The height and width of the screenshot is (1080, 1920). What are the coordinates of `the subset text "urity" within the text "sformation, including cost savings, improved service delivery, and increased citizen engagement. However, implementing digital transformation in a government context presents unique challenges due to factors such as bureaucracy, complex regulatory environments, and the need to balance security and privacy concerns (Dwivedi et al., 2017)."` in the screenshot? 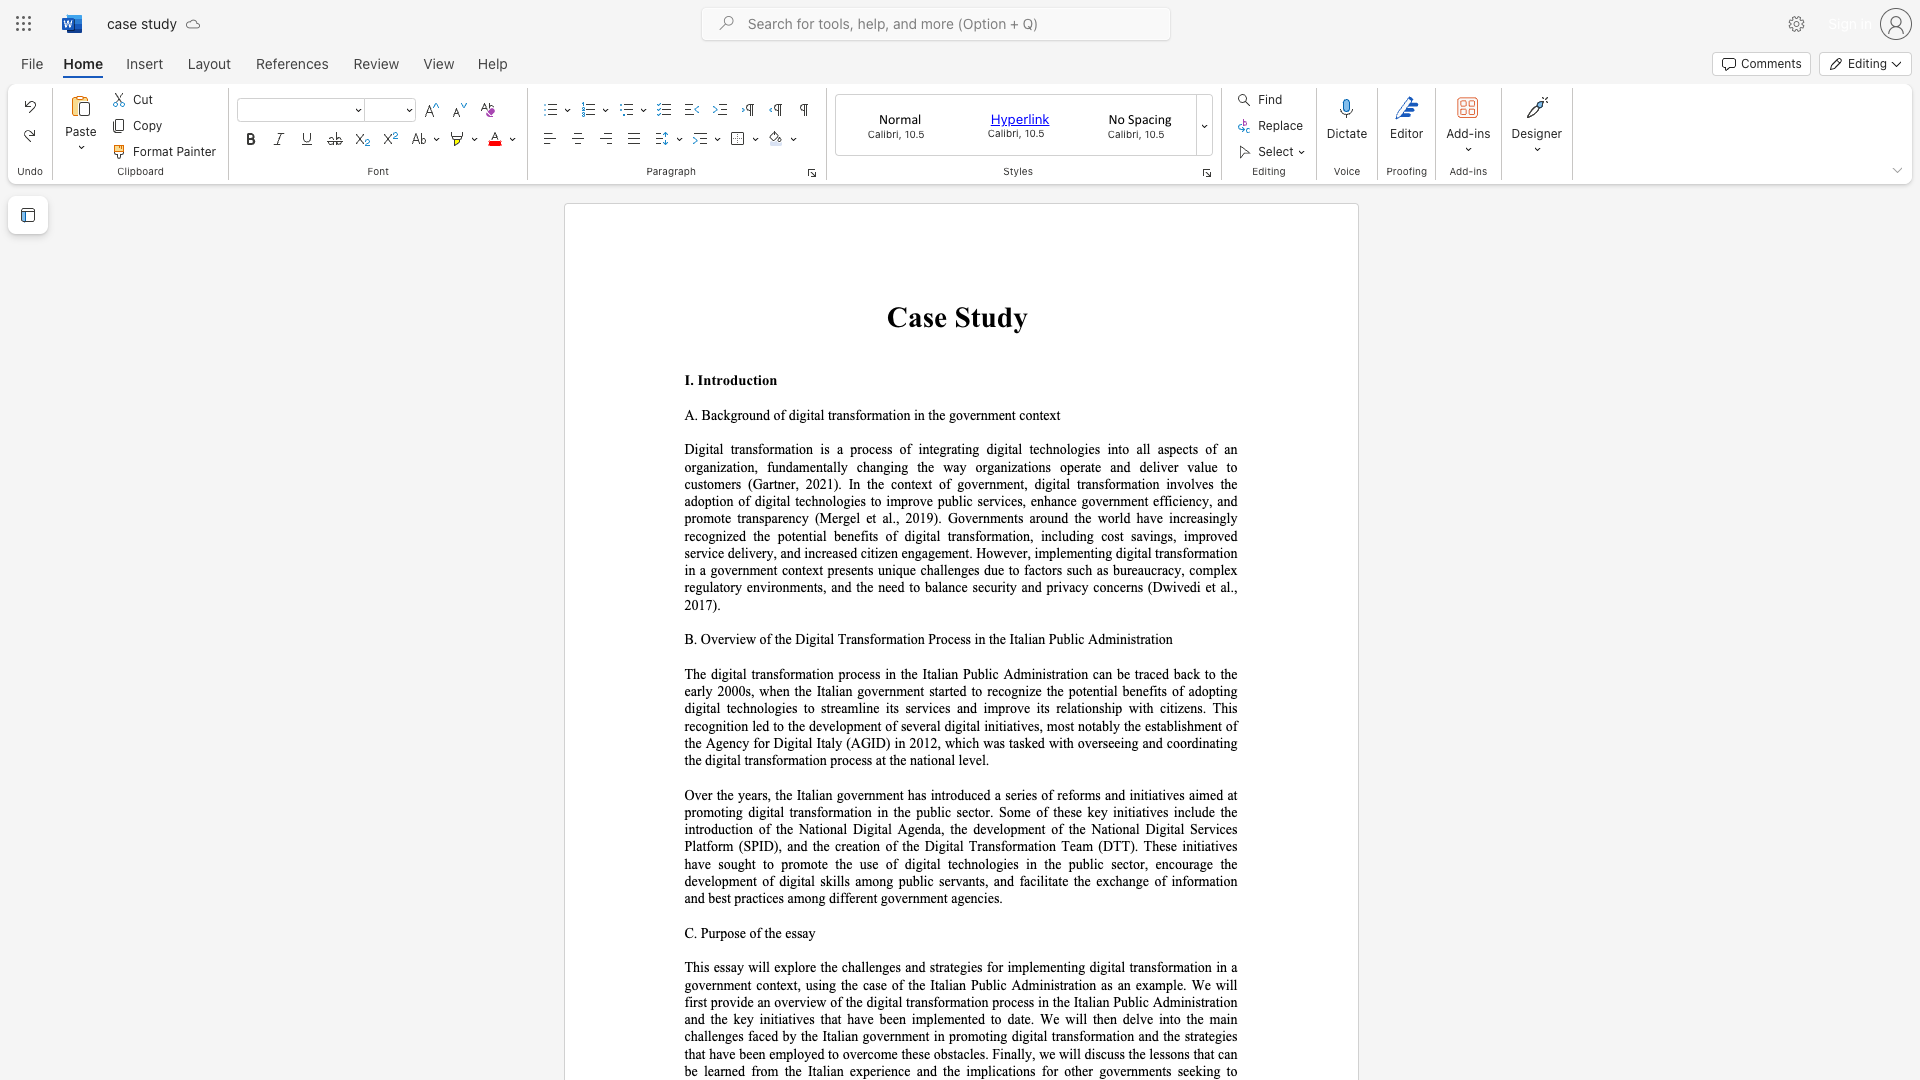 It's located at (990, 586).